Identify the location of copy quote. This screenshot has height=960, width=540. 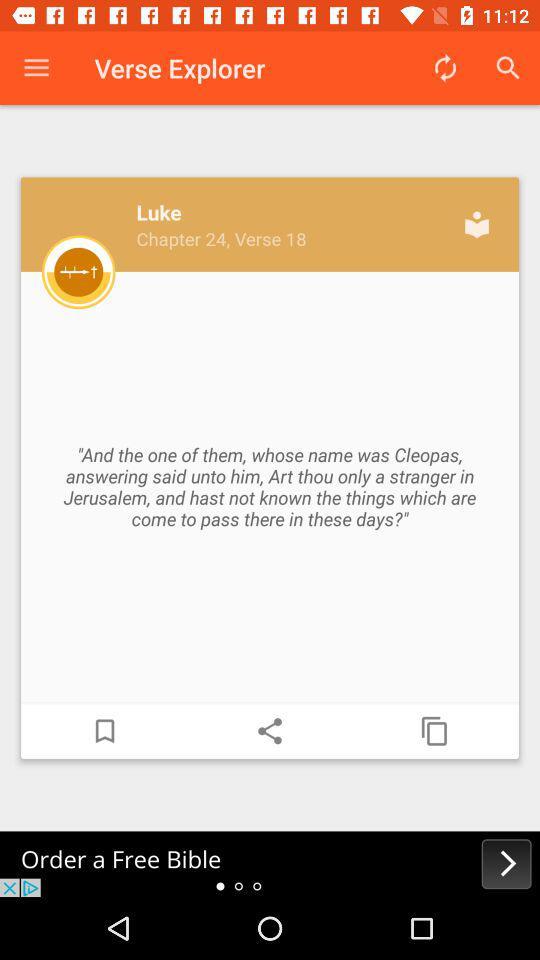
(434, 730).